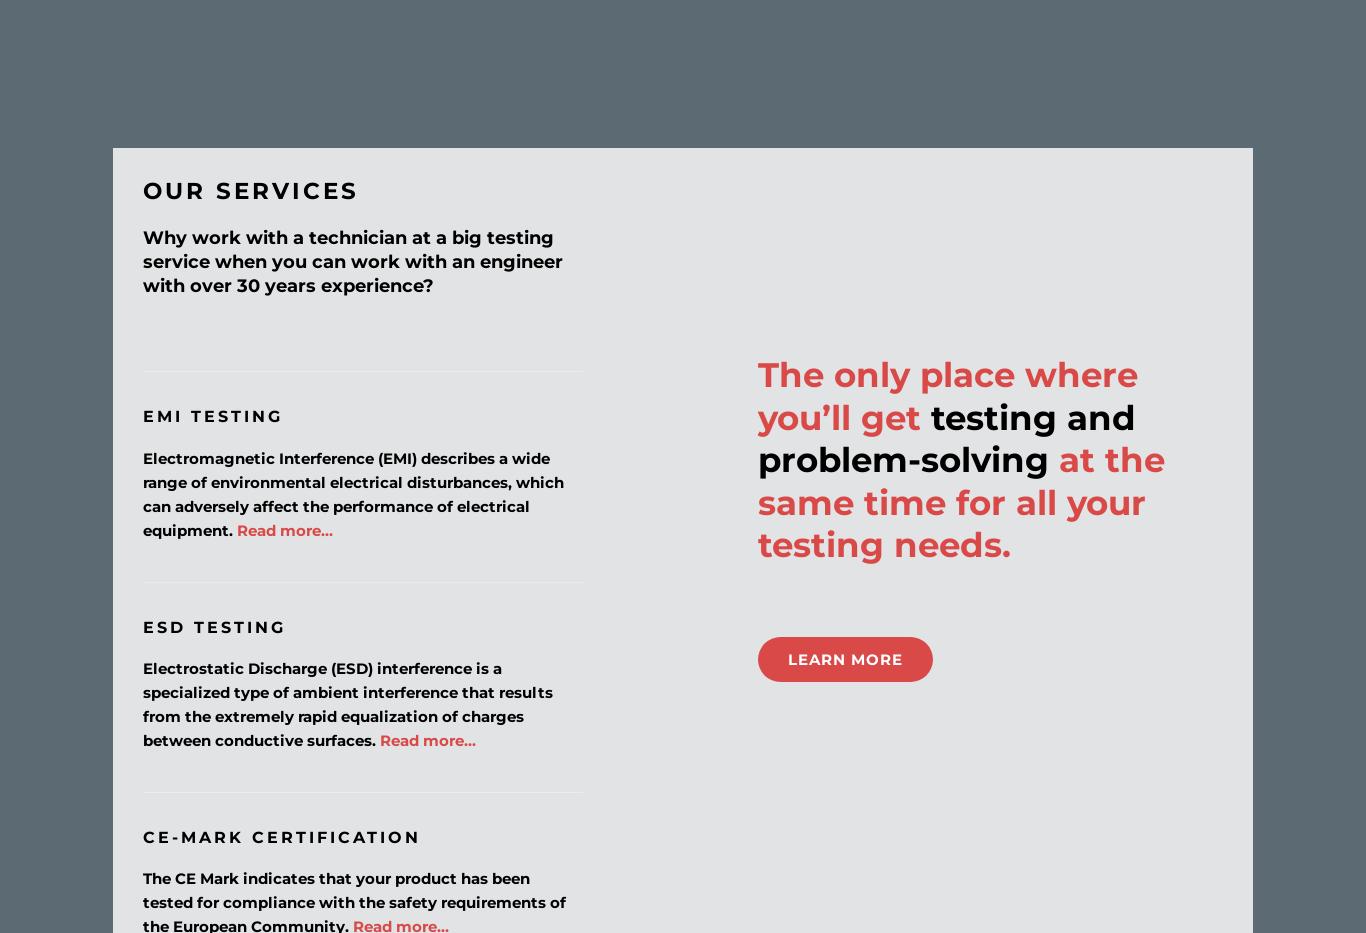 Image resolution: width=1366 pixels, height=933 pixels. What do you see at coordinates (351, 260) in the screenshot?
I see `'Why work with a technician at a big testing service when you can work with an engineer with over 30 years experience?'` at bounding box center [351, 260].